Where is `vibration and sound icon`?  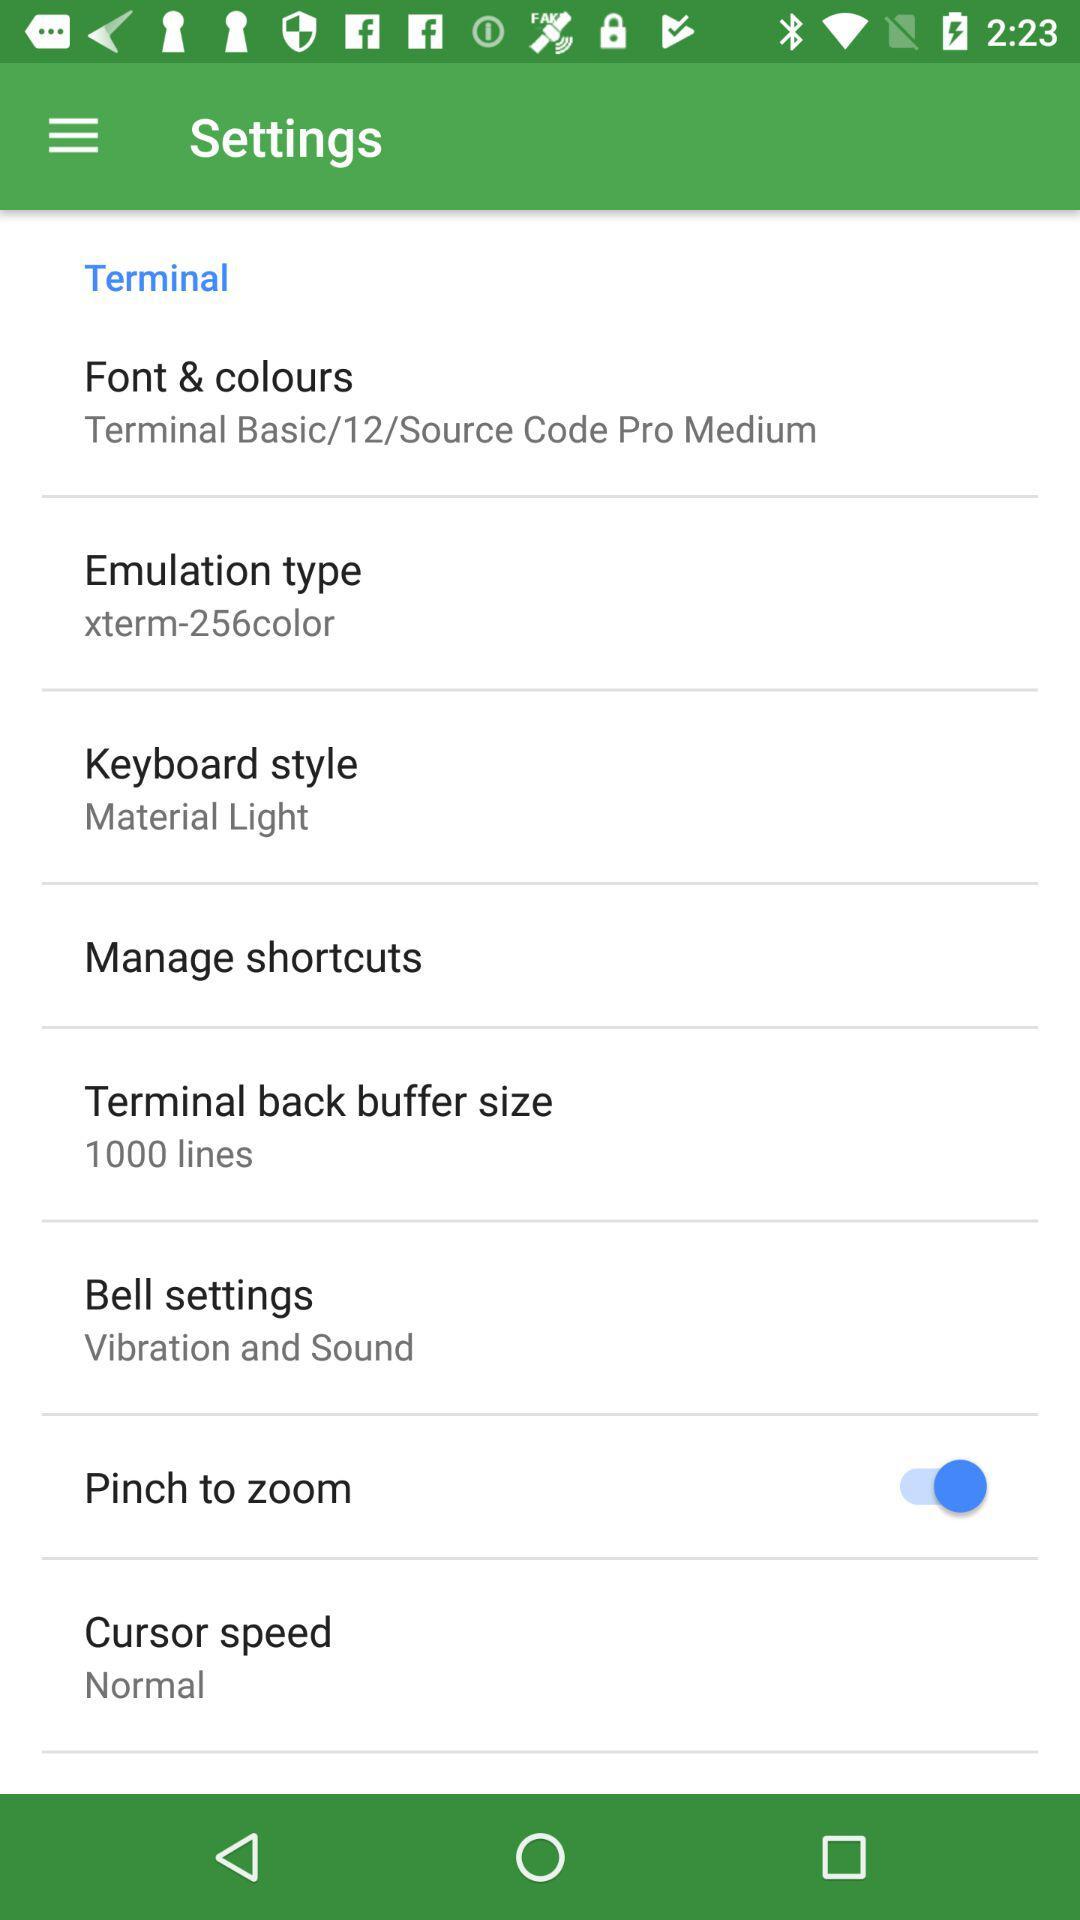
vibration and sound icon is located at coordinates (248, 1346).